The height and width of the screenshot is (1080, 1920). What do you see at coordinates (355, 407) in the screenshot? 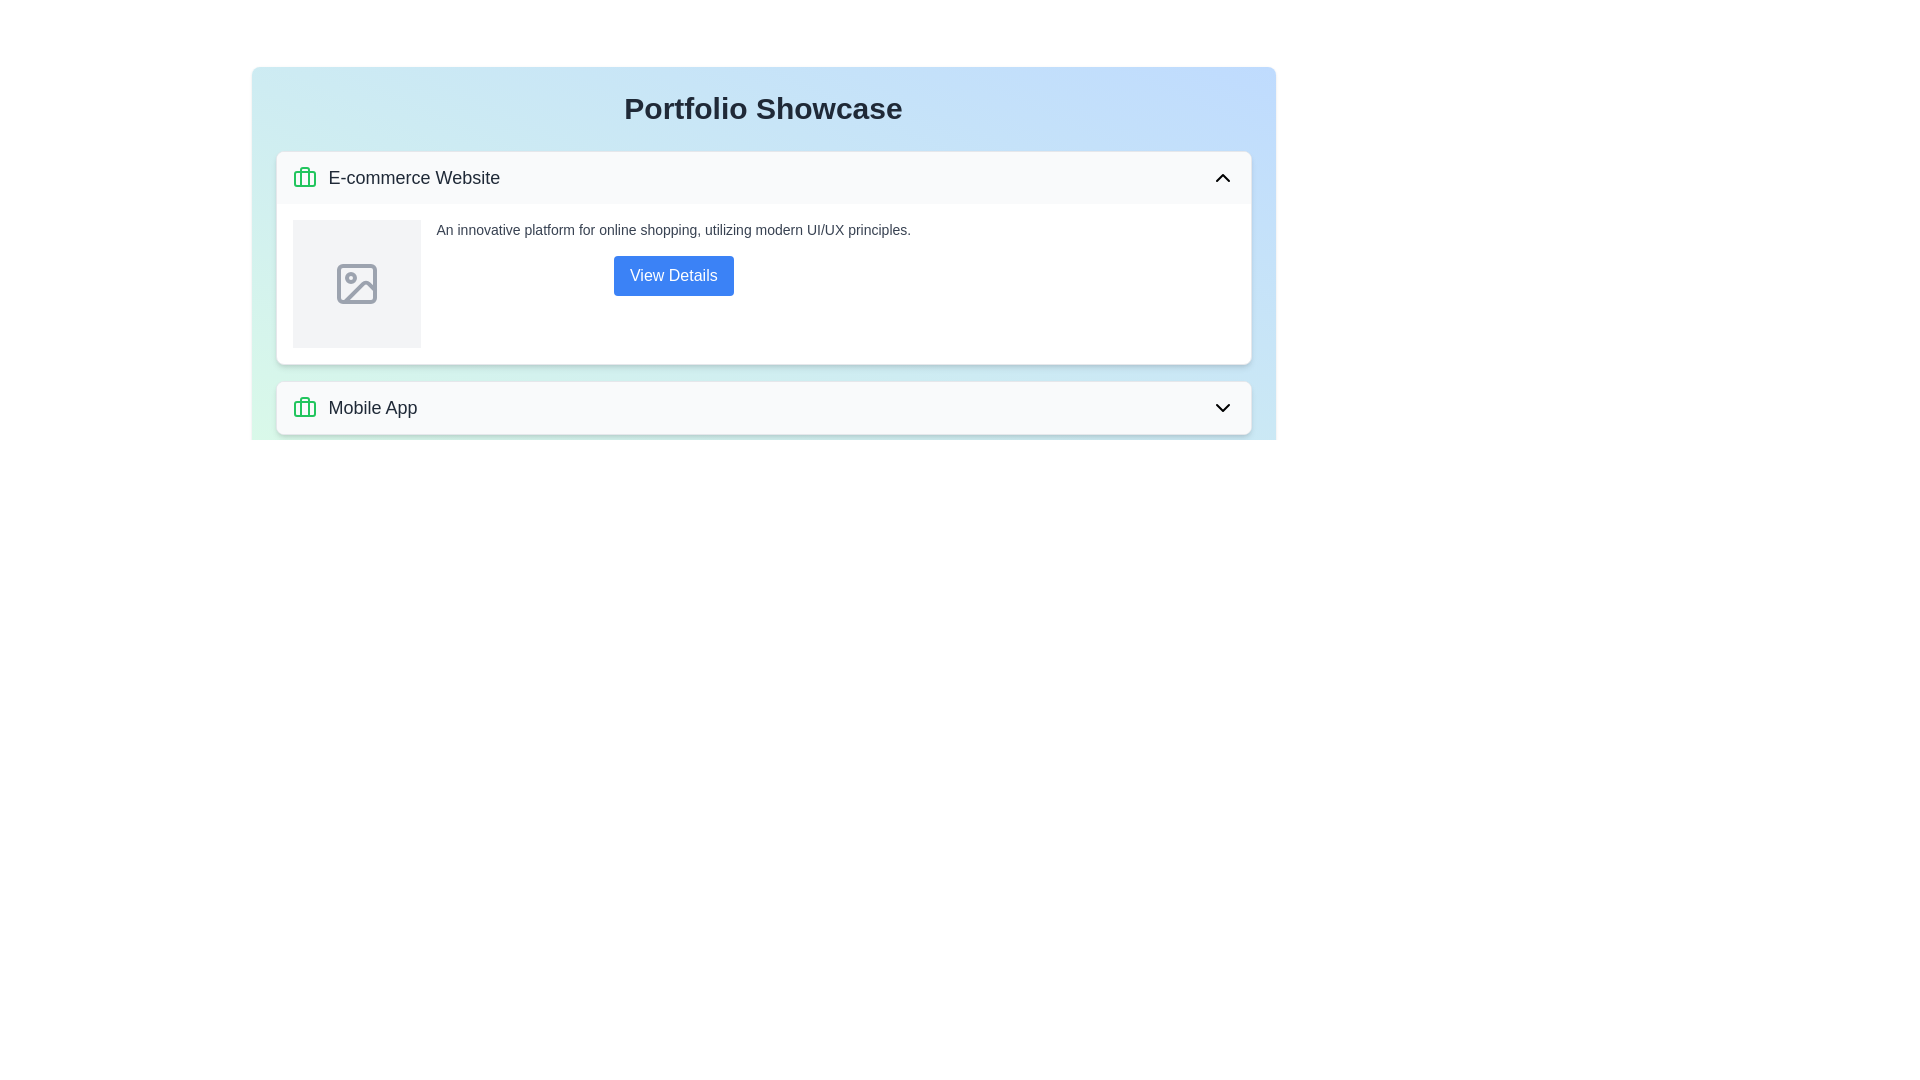
I see `the 'Mobile App' menu item` at bounding box center [355, 407].